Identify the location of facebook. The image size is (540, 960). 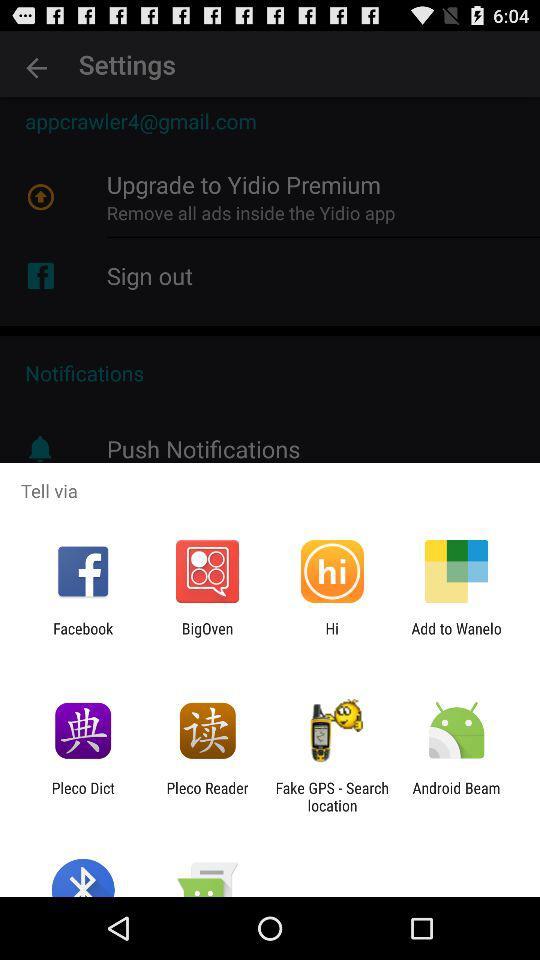
(82, 636).